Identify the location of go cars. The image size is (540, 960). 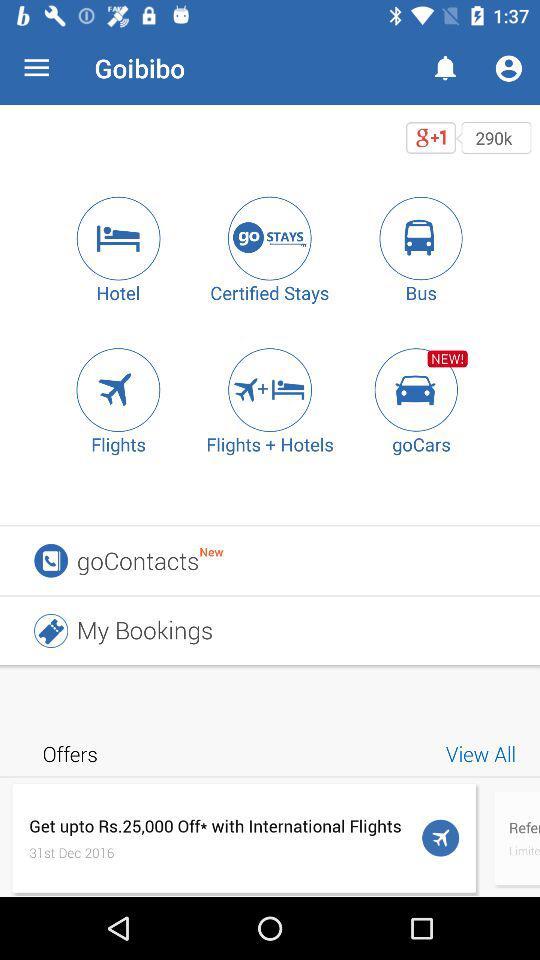
(420, 388).